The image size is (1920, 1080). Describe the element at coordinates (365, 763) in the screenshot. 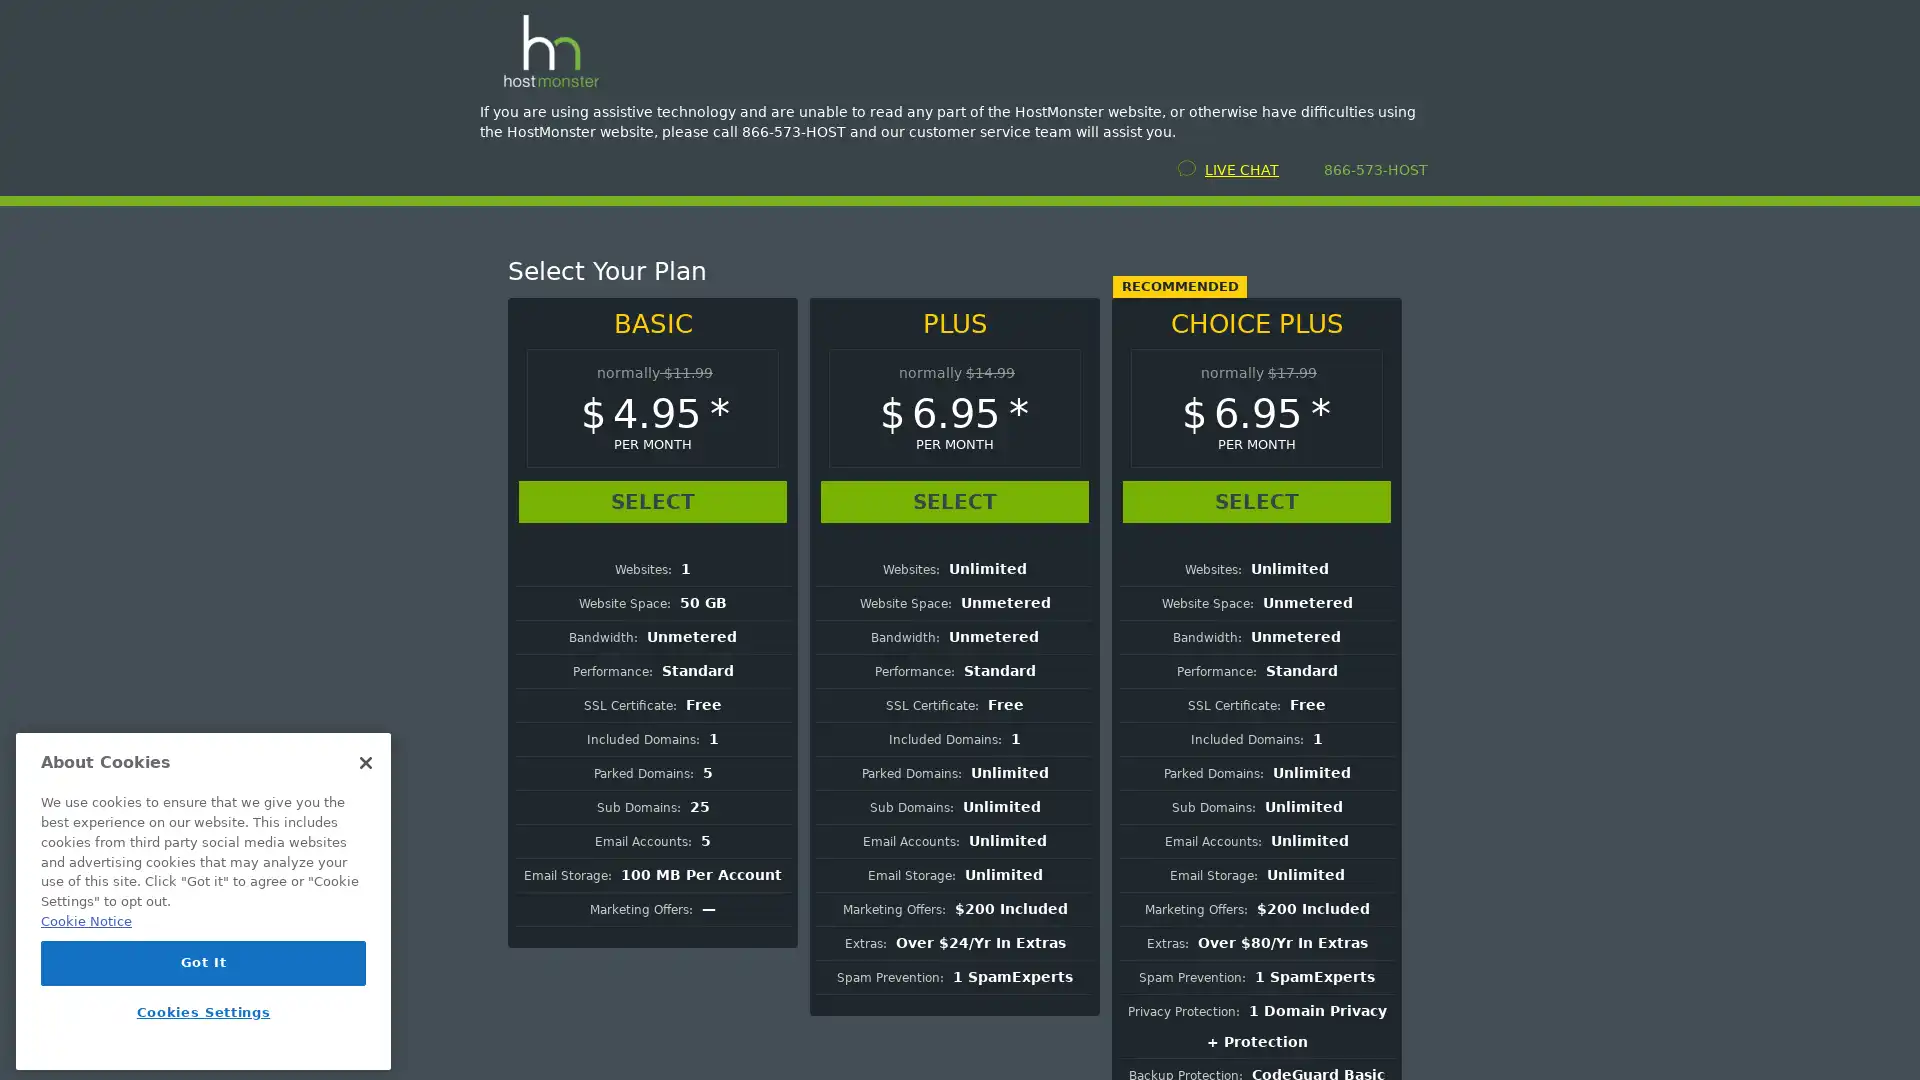

I see `Close` at that location.